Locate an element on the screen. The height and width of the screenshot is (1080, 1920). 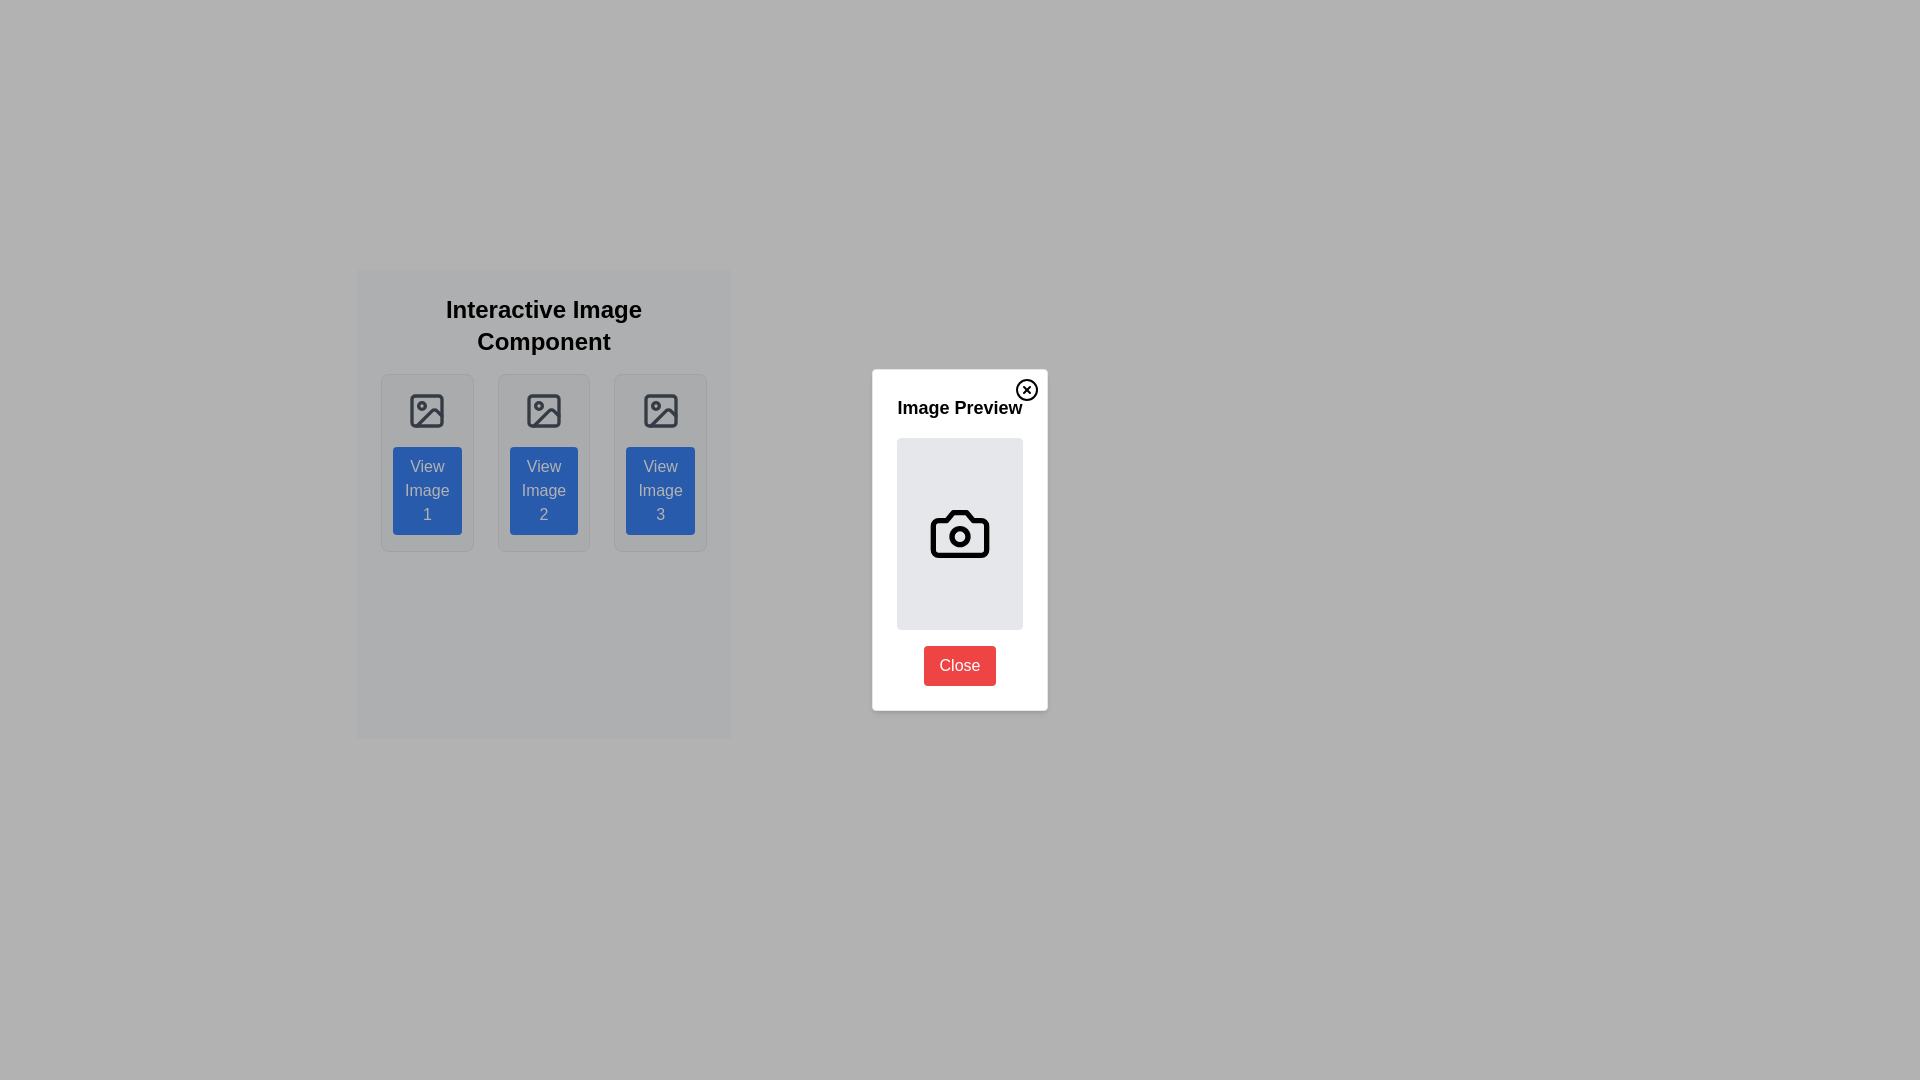
the rectangular icon with rounded corners depicting a mountain and a sun, located in the center of the three image buttons under the title 'Interactive Image Component' is located at coordinates (543, 410).